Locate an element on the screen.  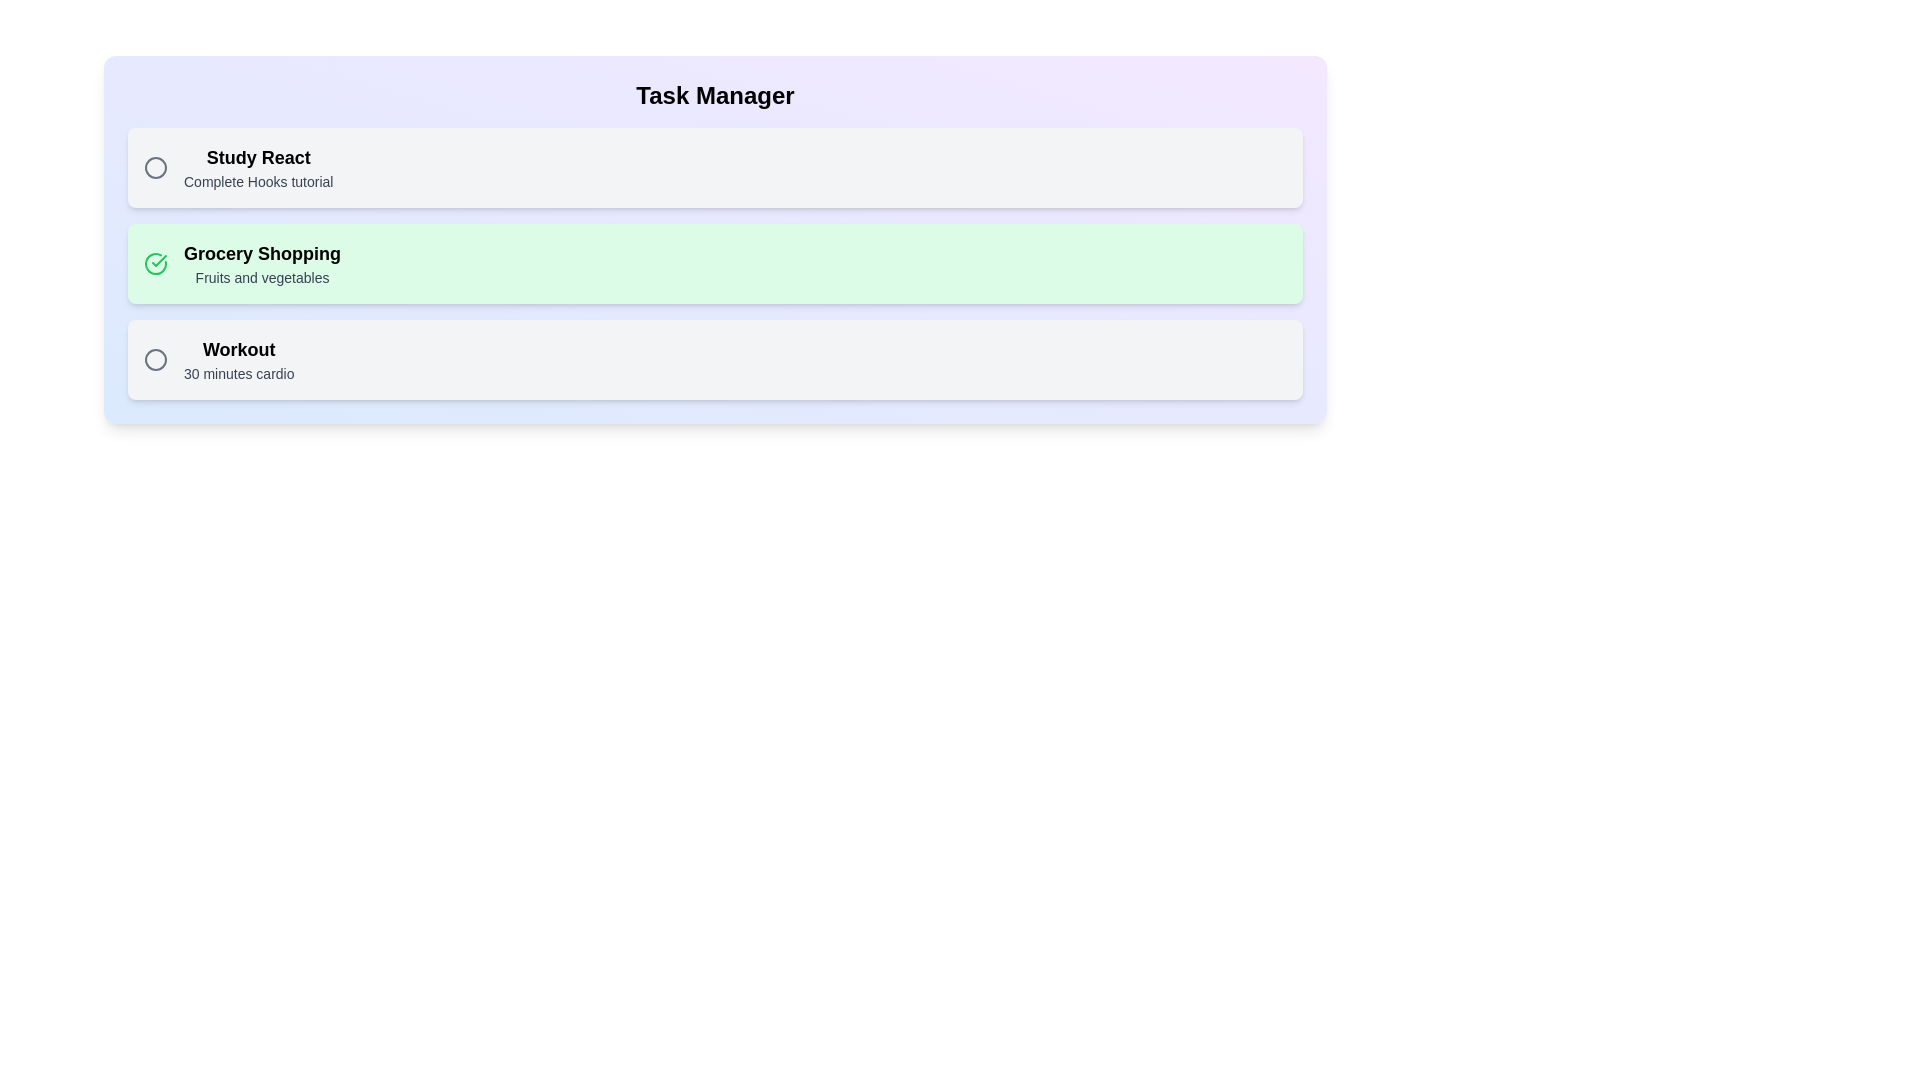
the Circular Interactive Icon is located at coordinates (155, 358).